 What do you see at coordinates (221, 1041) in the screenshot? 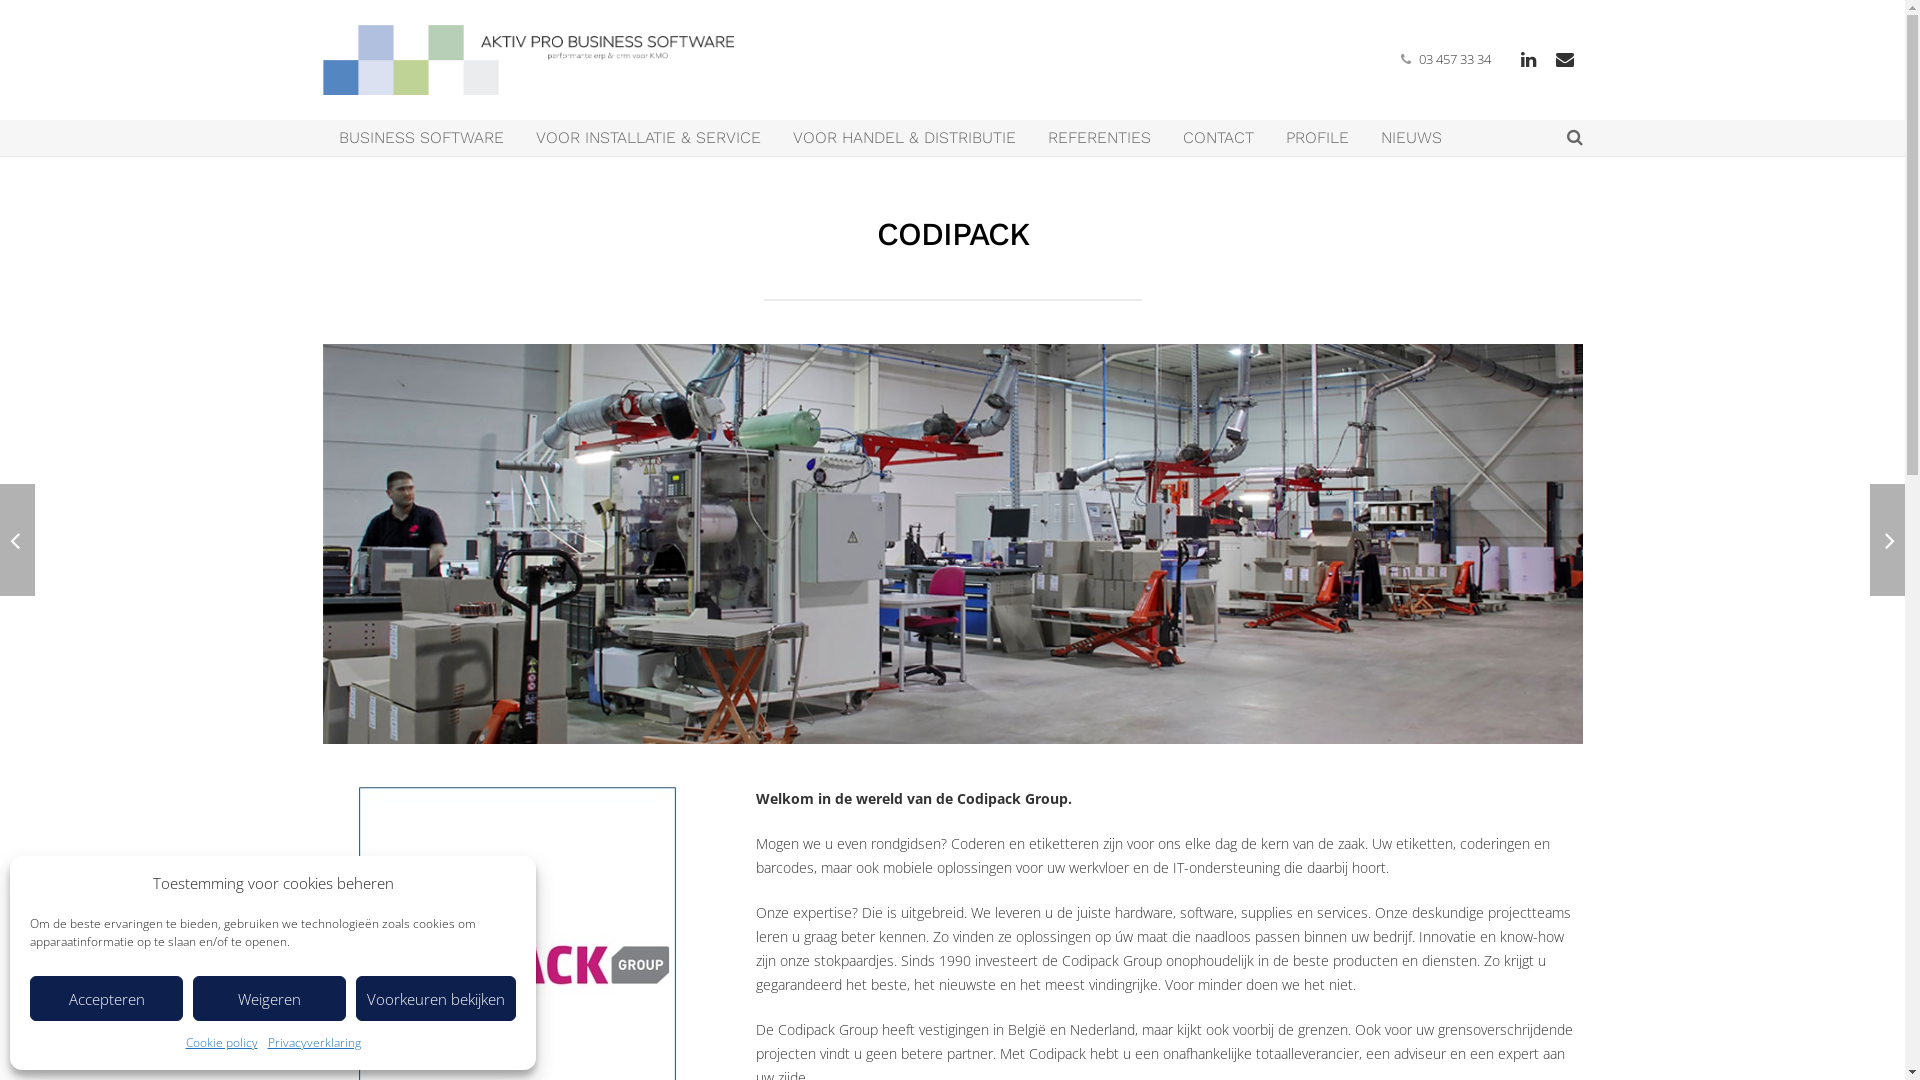
I see `'Cookie policy'` at bounding box center [221, 1041].